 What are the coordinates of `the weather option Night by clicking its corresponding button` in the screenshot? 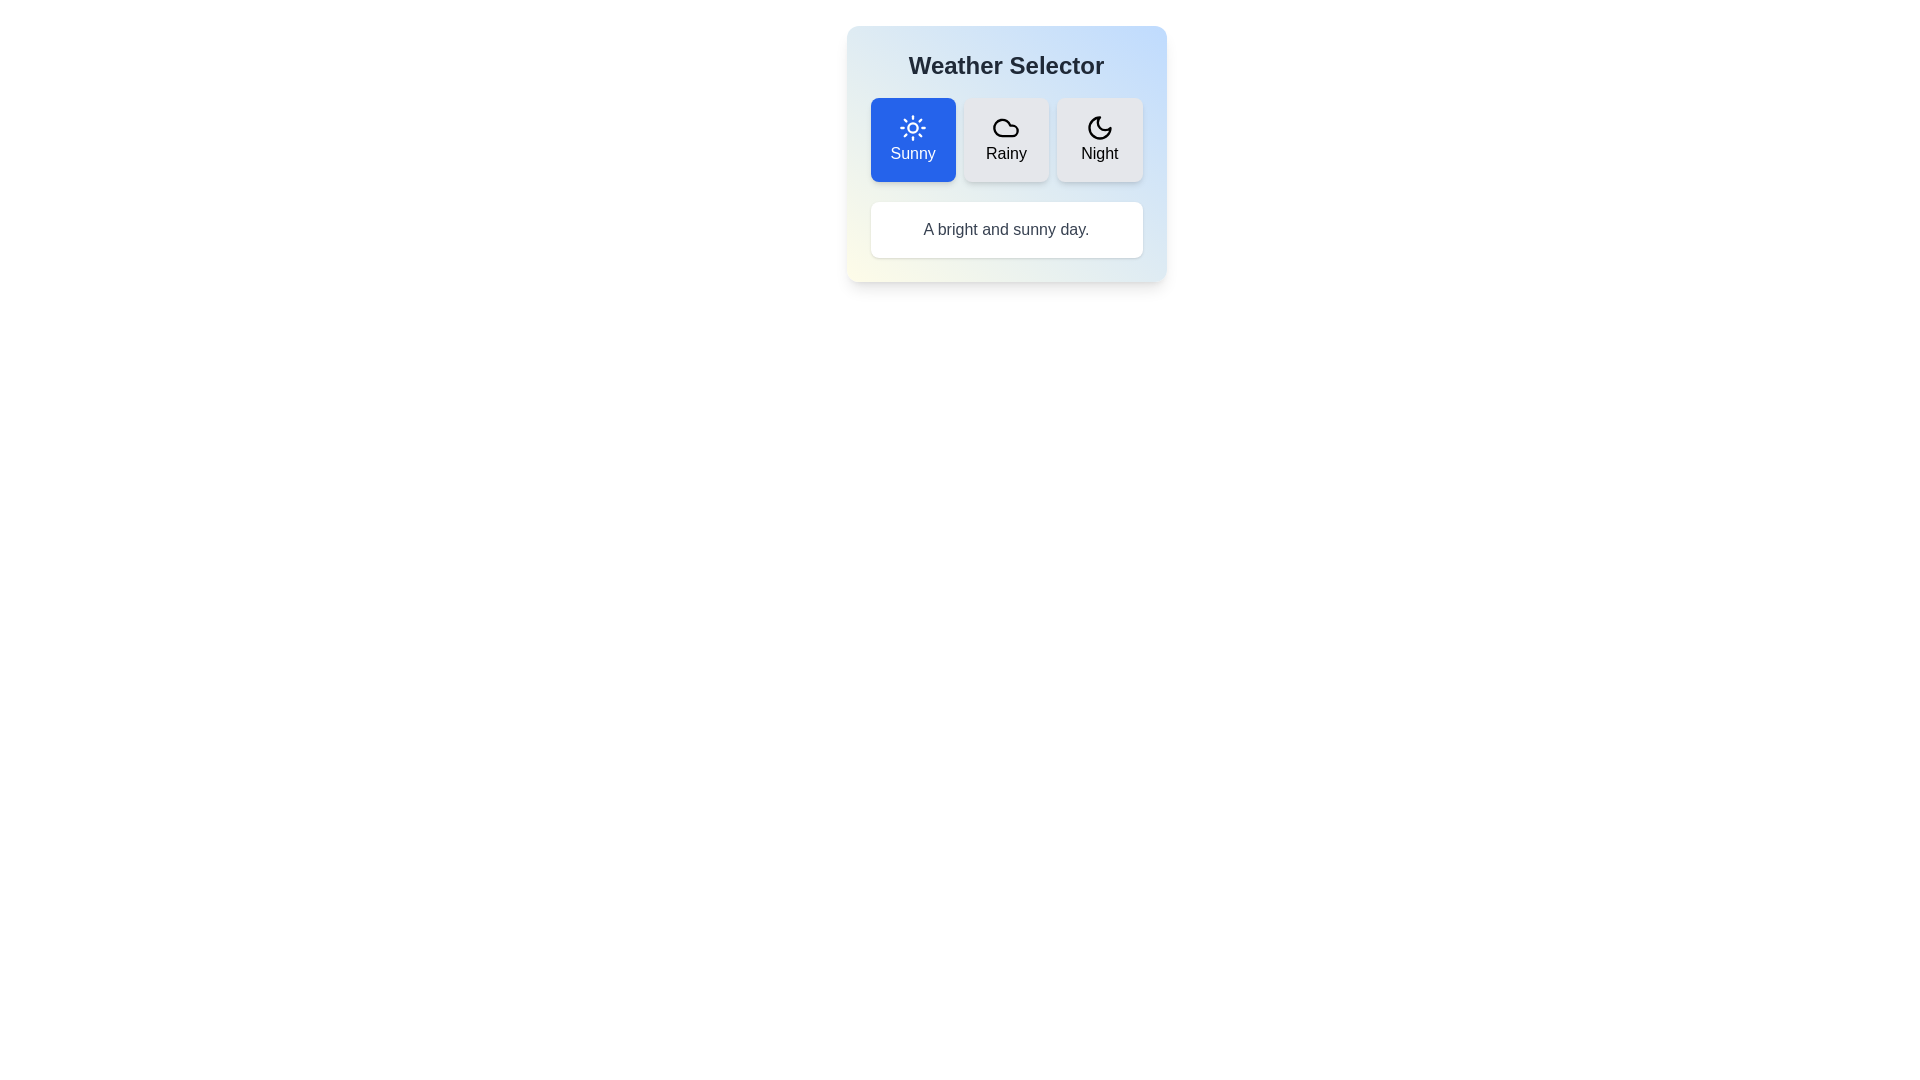 It's located at (1098, 138).